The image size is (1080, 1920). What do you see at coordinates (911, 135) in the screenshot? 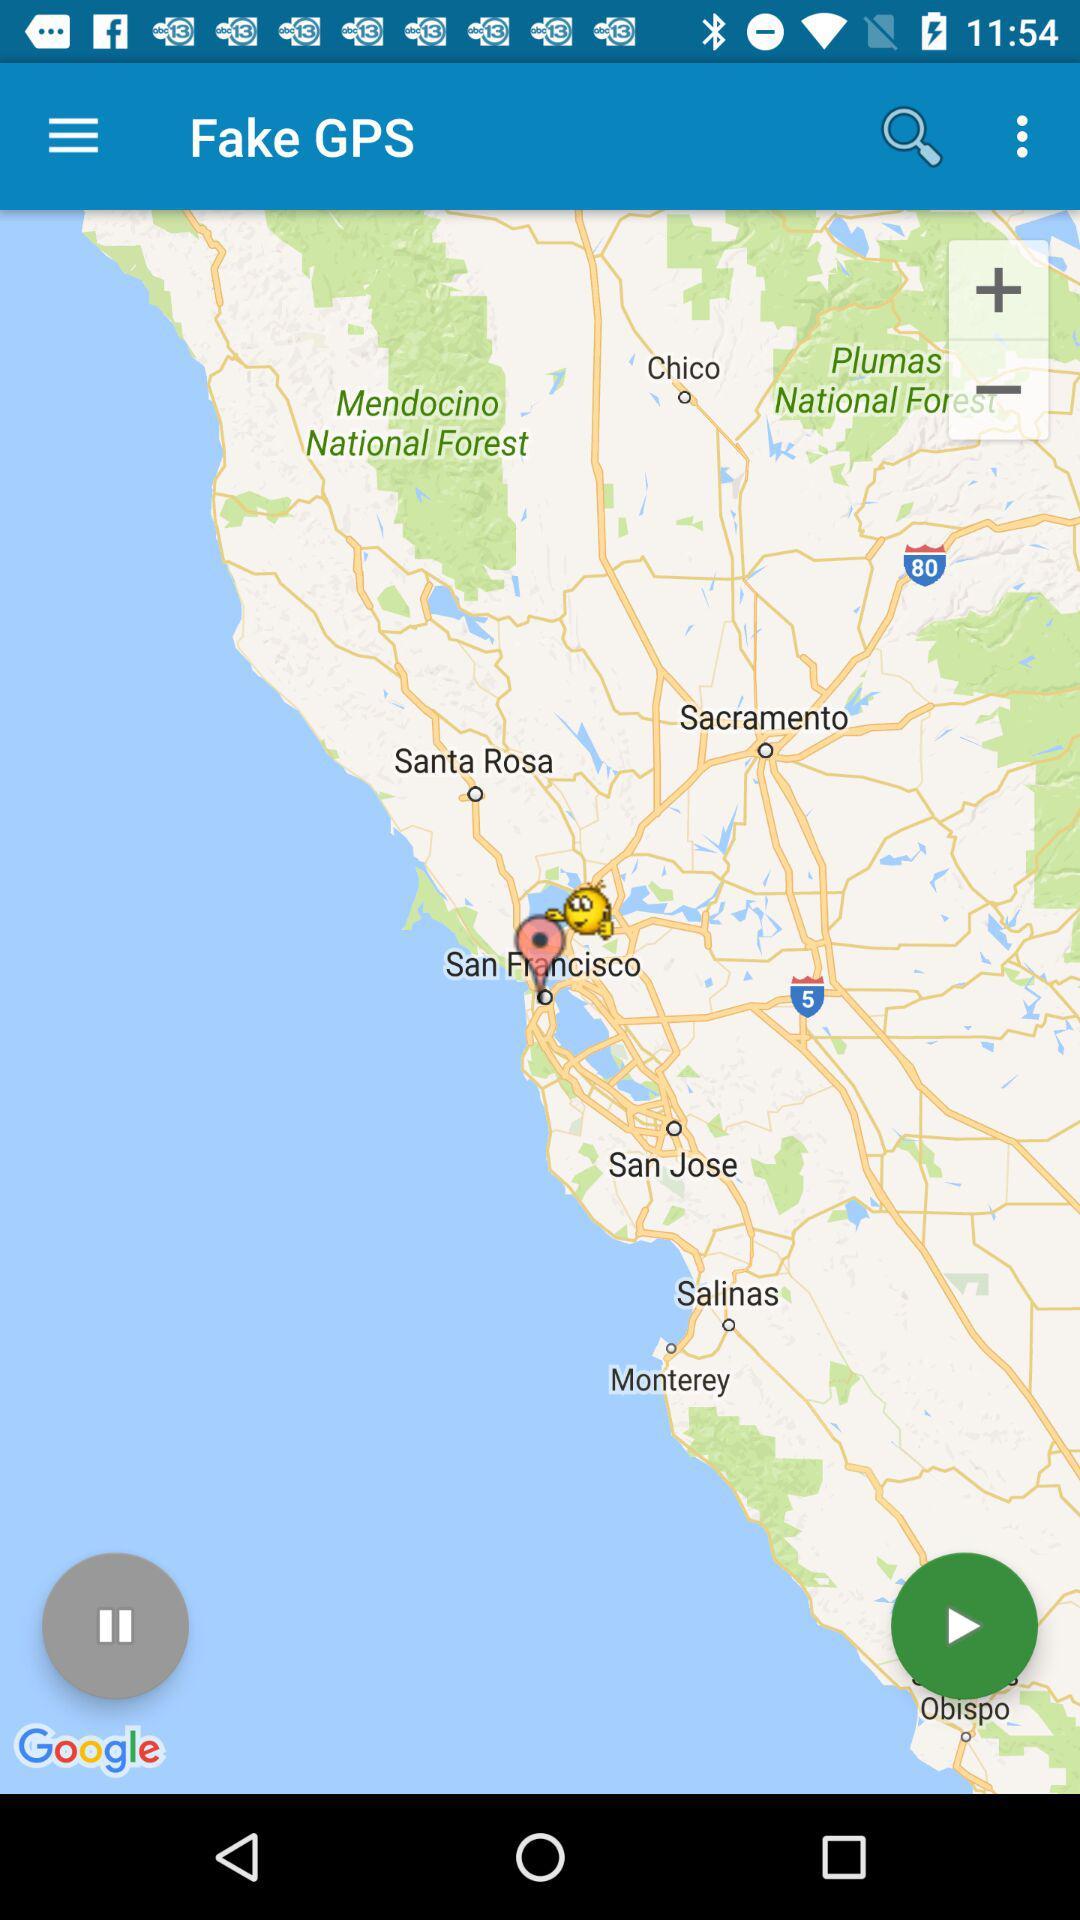
I see `item to the right of the fake gps` at bounding box center [911, 135].